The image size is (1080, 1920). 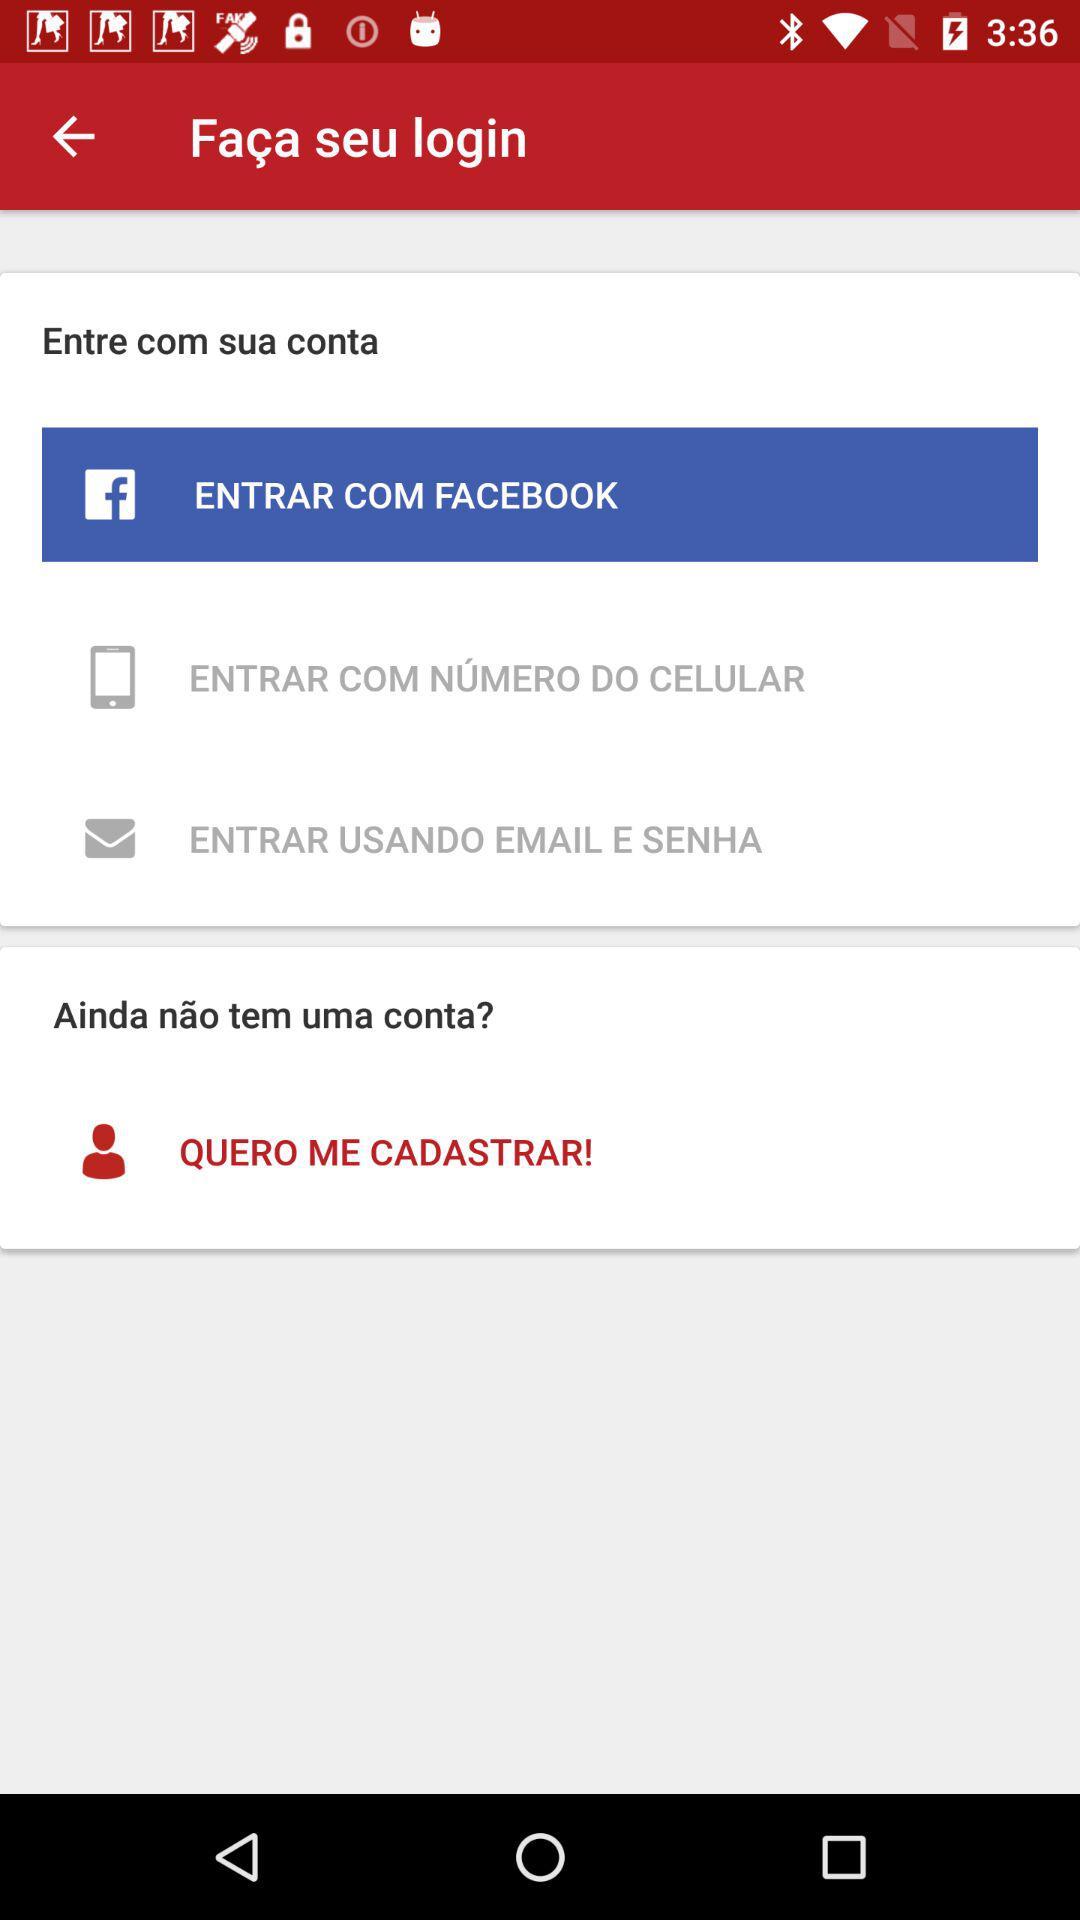 What do you see at coordinates (540, 838) in the screenshot?
I see `the entrar usando email item` at bounding box center [540, 838].